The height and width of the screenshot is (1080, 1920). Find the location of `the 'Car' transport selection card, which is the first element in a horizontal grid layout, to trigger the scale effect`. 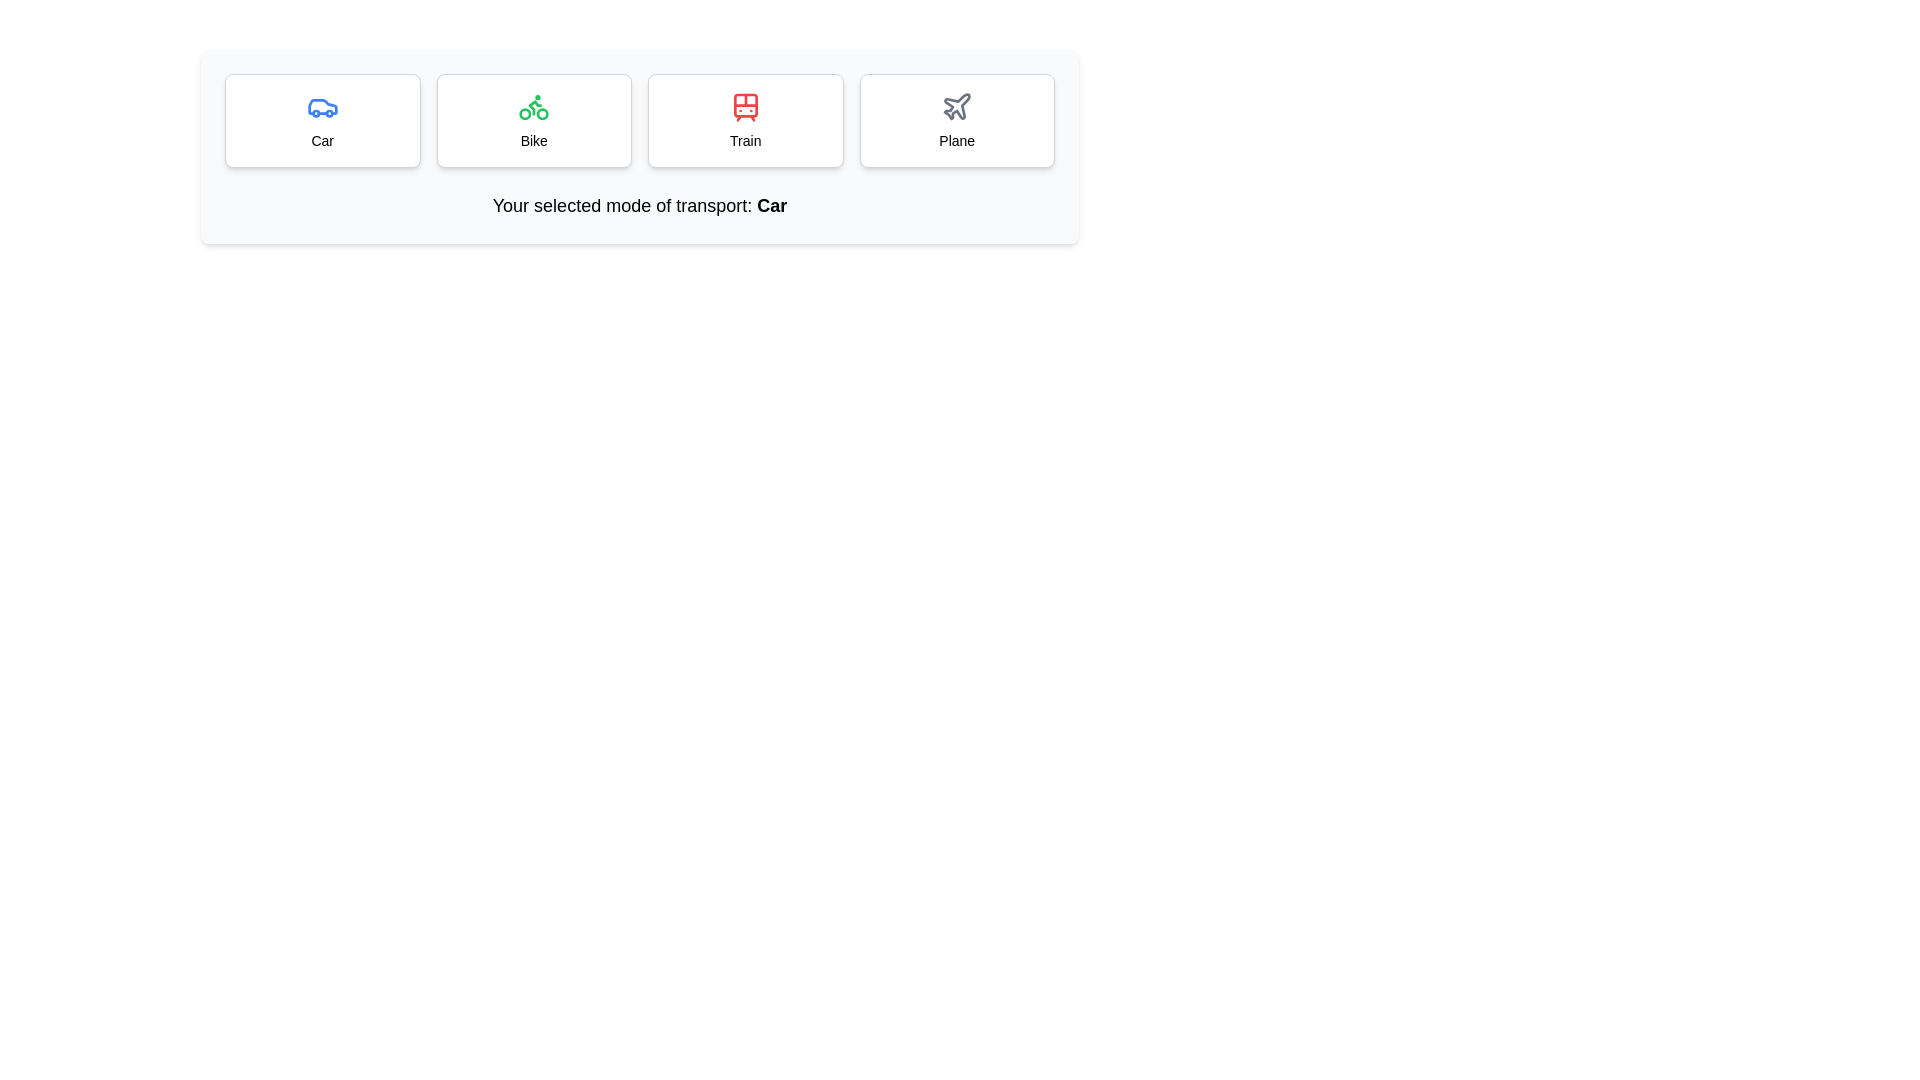

the 'Car' transport selection card, which is the first element in a horizontal grid layout, to trigger the scale effect is located at coordinates (322, 120).